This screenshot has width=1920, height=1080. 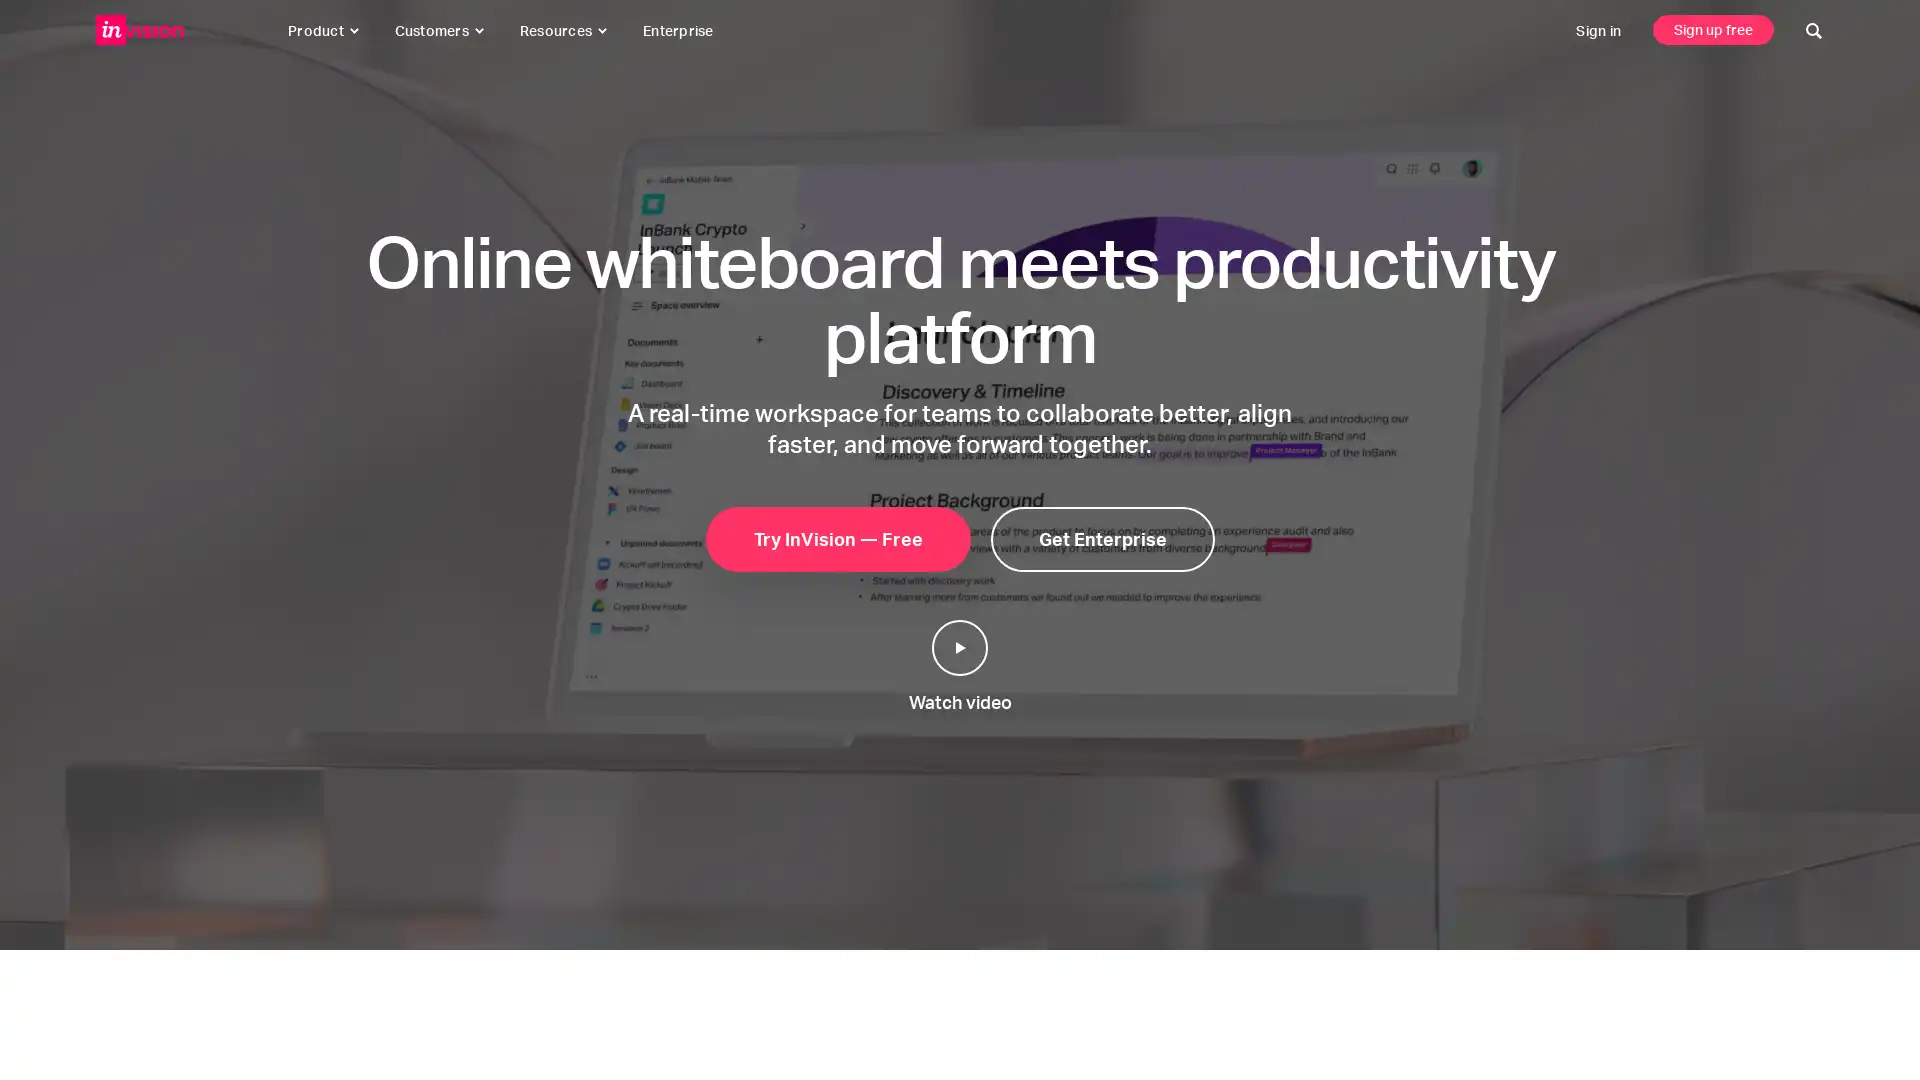 What do you see at coordinates (837, 538) in the screenshot?
I see `try invision  free` at bounding box center [837, 538].